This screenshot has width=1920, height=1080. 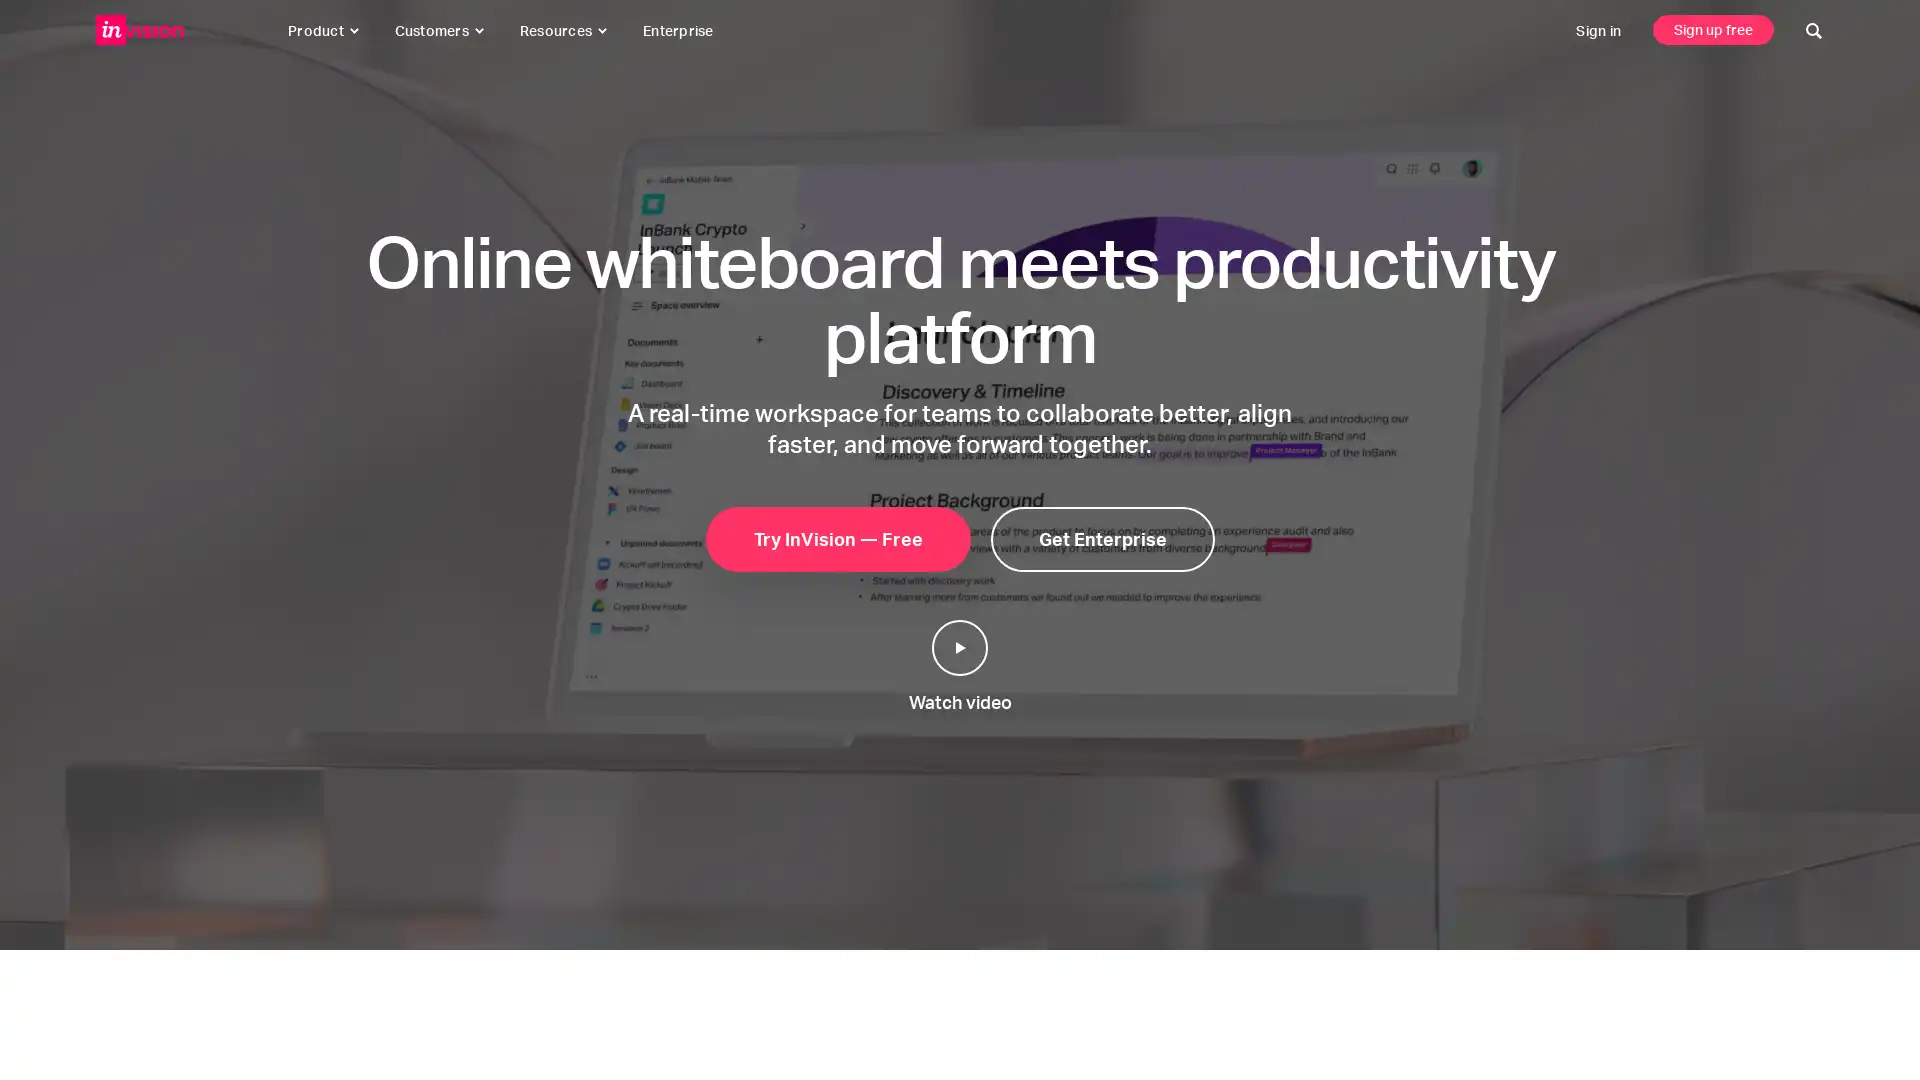 What do you see at coordinates (837, 538) in the screenshot?
I see `try invision  free` at bounding box center [837, 538].